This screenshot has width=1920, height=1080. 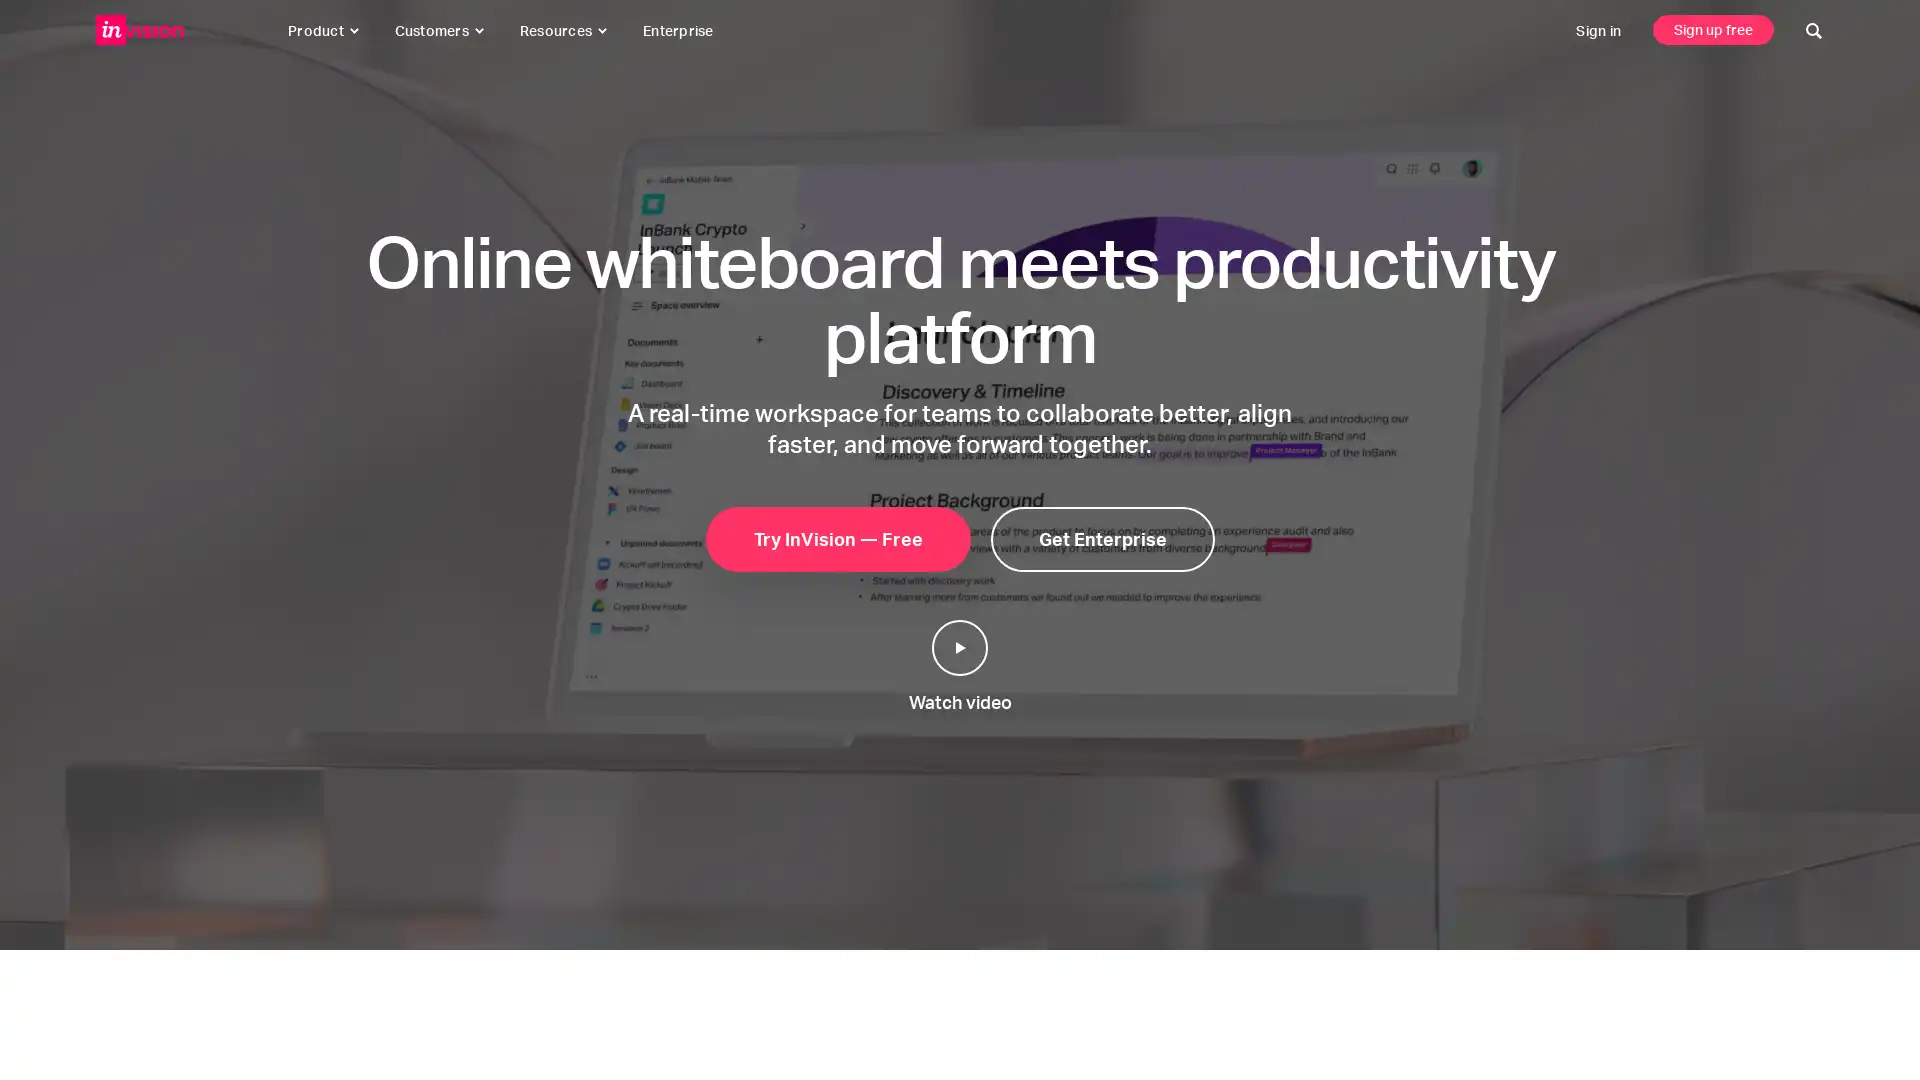 What do you see at coordinates (837, 538) in the screenshot?
I see `try invision  free` at bounding box center [837, 538].